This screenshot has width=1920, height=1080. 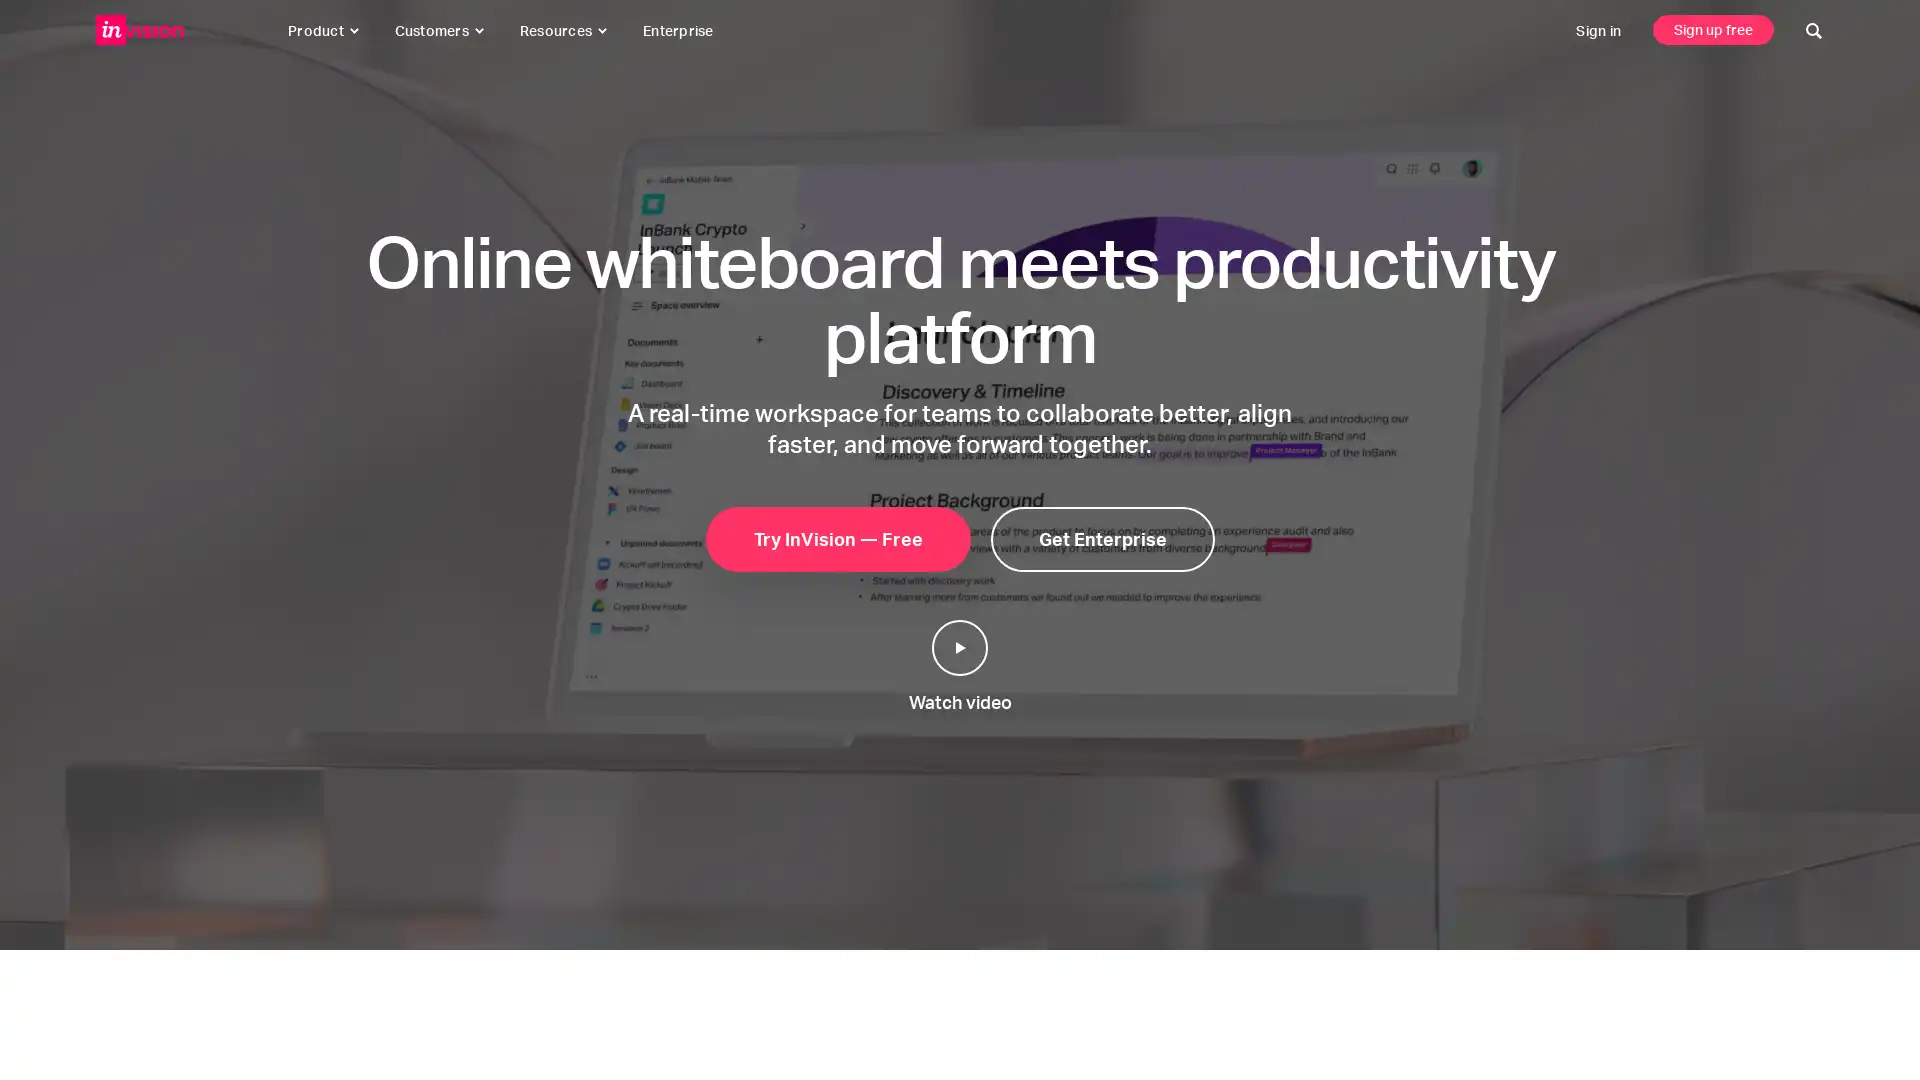 What do you see at coordinates (837, 538) in the screenshot?
I see `try invision  free` at bounding box center [837, 538].